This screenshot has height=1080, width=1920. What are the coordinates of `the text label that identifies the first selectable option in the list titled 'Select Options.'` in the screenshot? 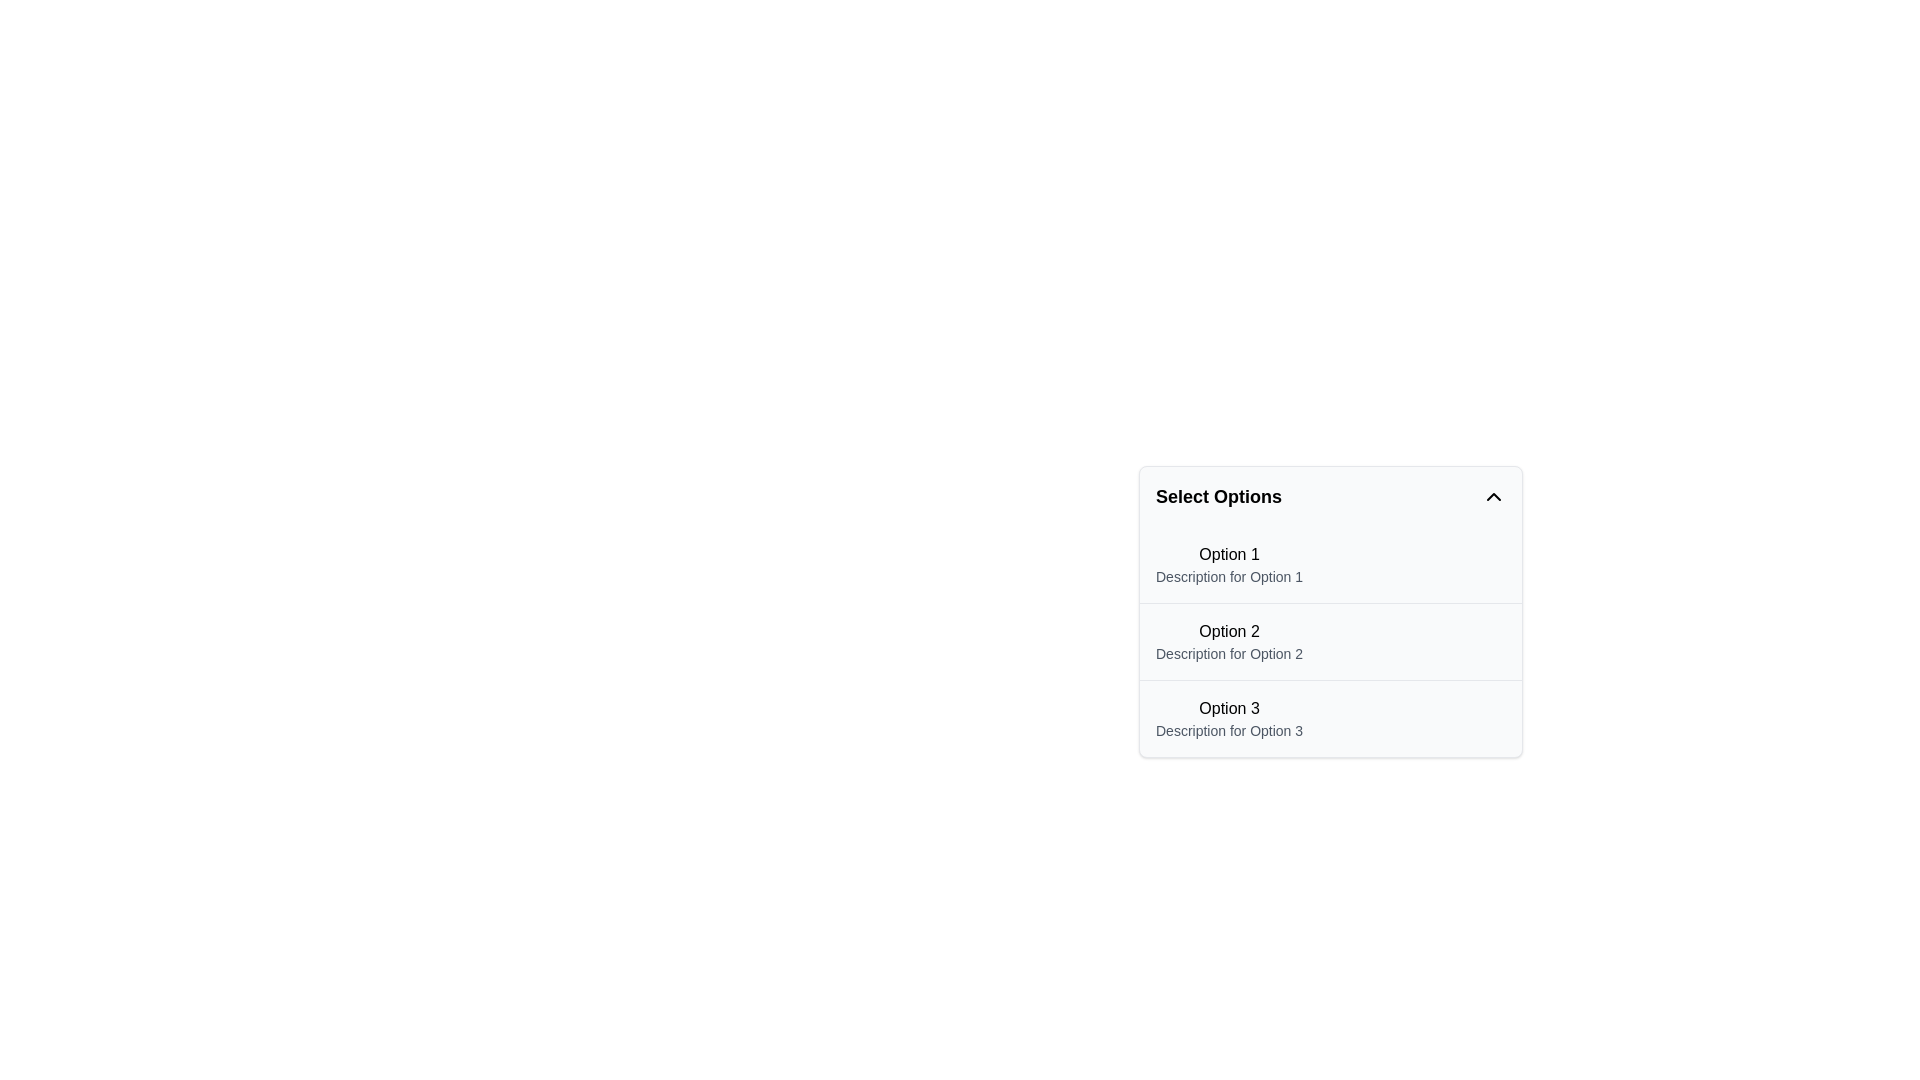 It's located at (1228, 555).